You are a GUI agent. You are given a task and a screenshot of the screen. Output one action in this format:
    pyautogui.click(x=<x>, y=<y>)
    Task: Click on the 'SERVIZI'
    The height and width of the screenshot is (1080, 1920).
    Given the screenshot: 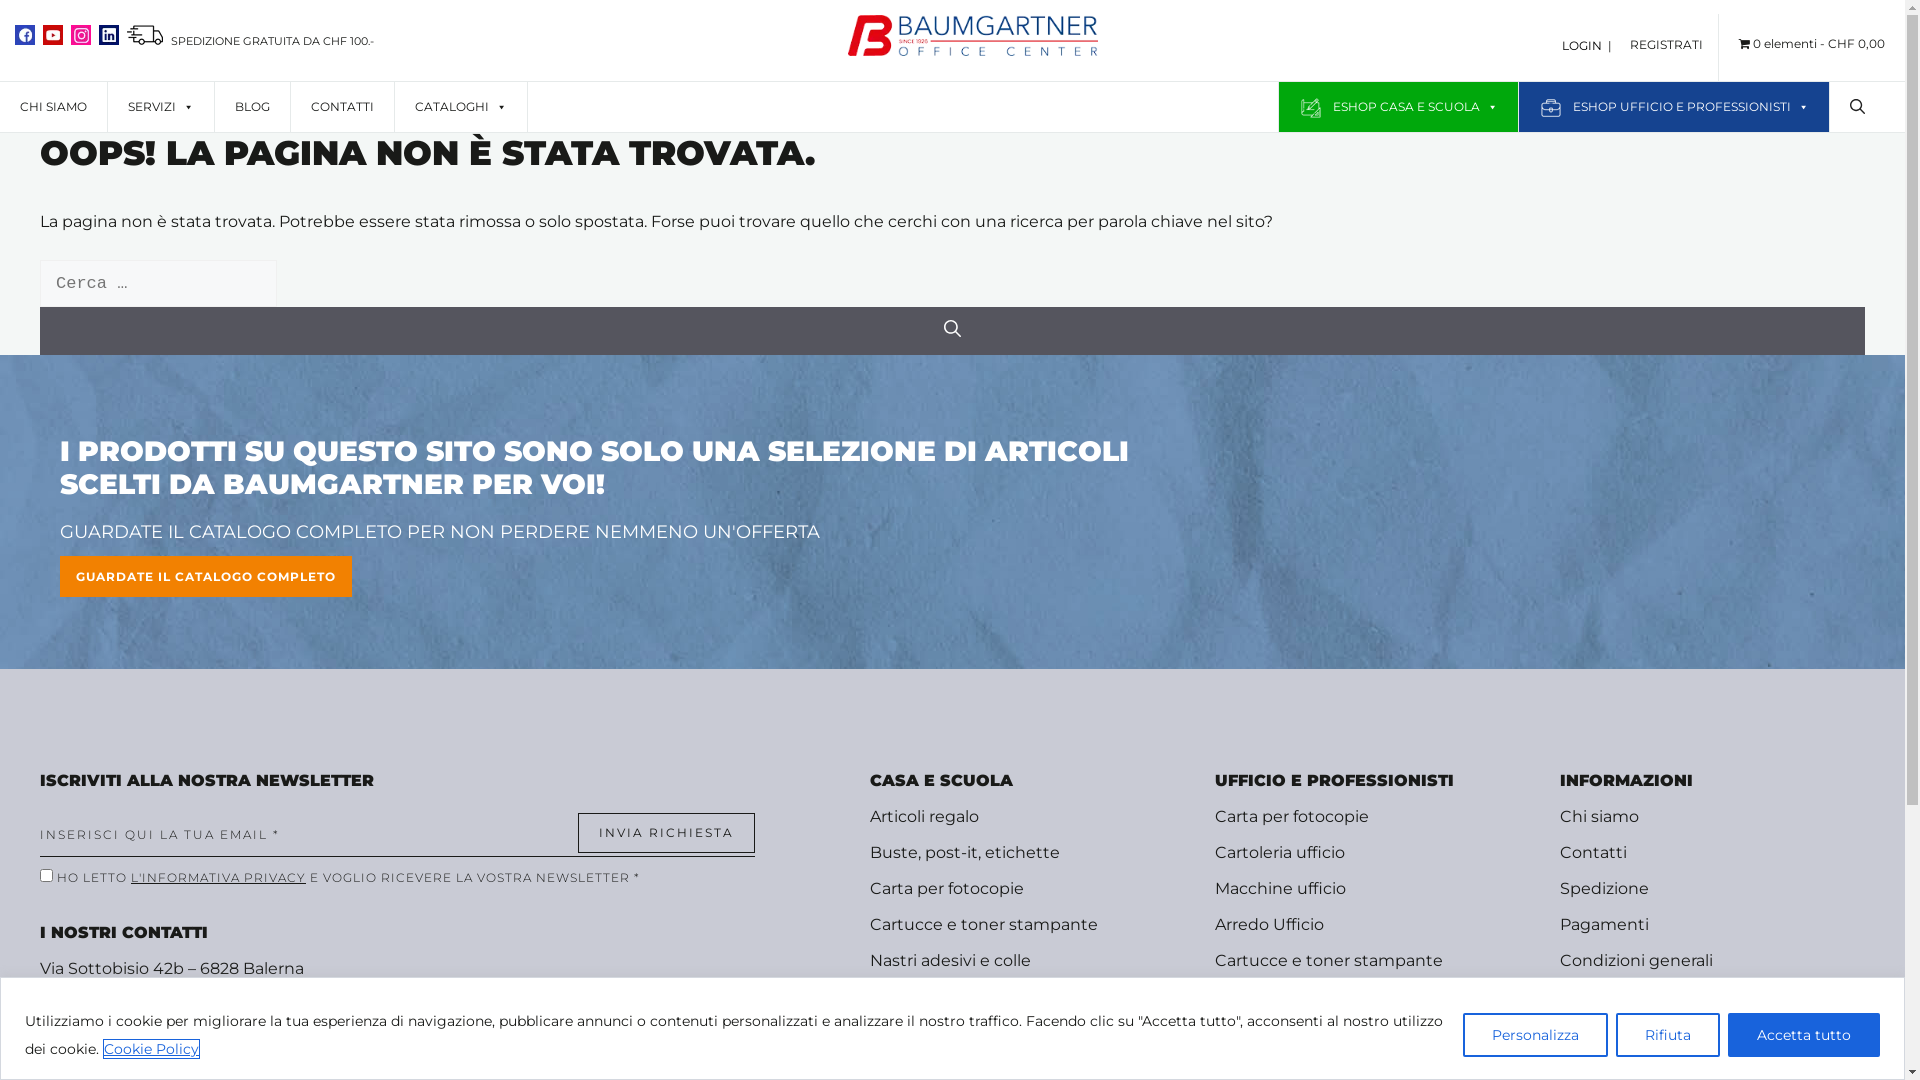 What is the action you would take?
    pyautogui.click(x=161, y=107)
    